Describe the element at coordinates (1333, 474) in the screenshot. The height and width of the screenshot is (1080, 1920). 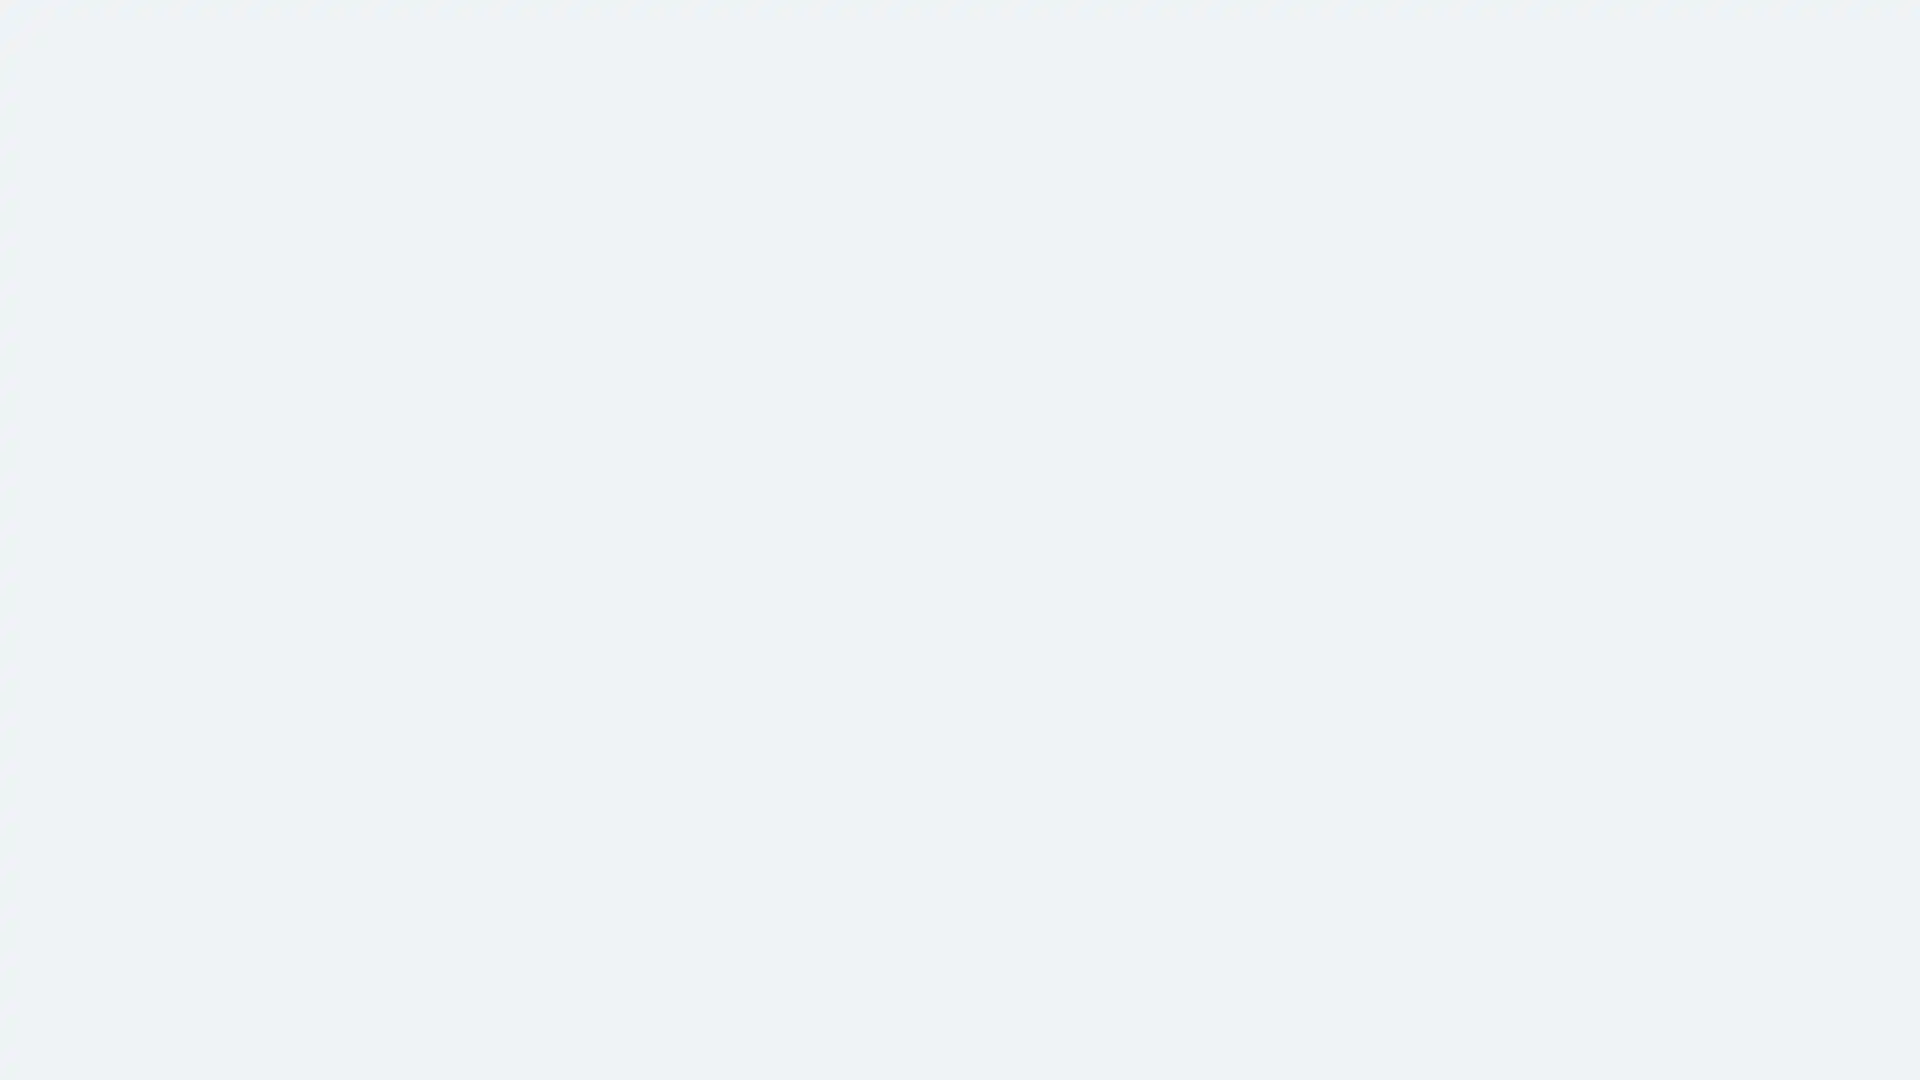
I see `Toggle password visibility` at that location.